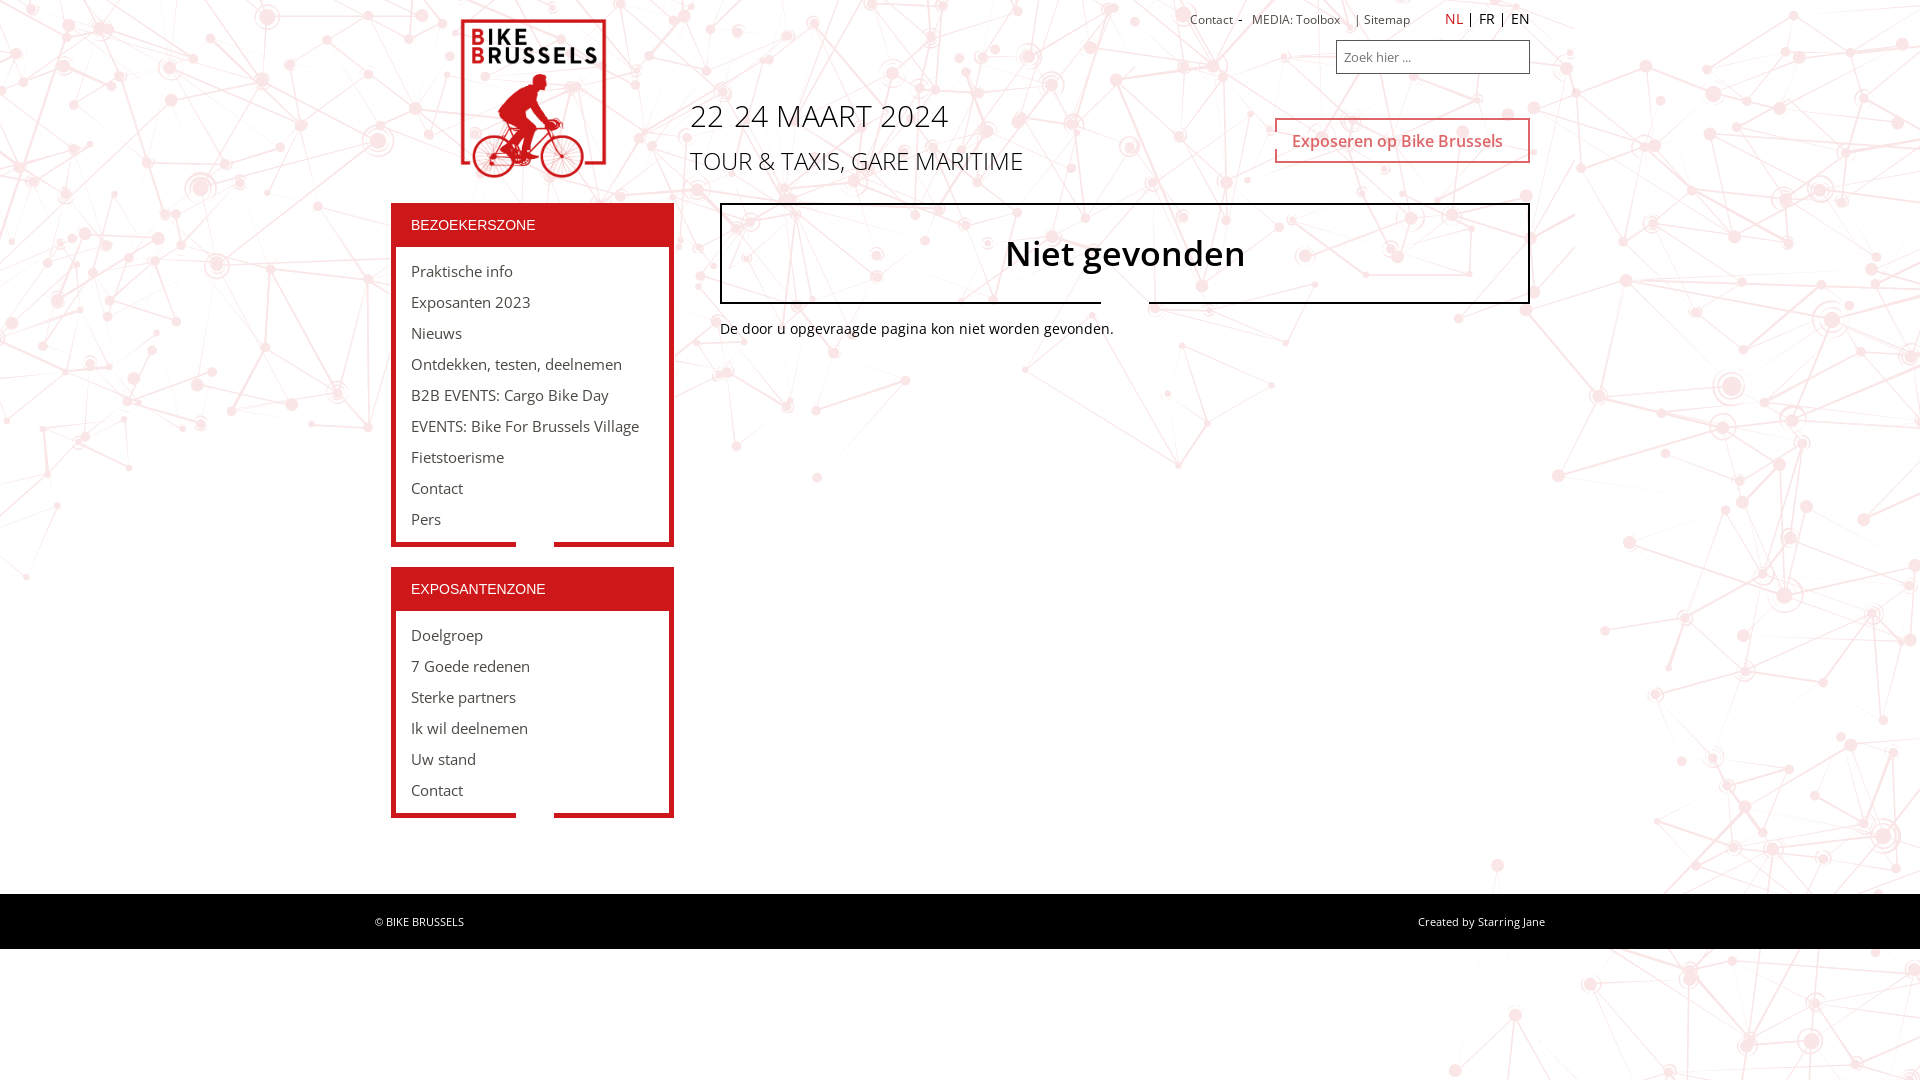 This screenshot has width=1920, height=1080. What do you see at coordinates (1487, 19) in the screenshot?
I see `'FR'` at bounding box center [1487, 19].